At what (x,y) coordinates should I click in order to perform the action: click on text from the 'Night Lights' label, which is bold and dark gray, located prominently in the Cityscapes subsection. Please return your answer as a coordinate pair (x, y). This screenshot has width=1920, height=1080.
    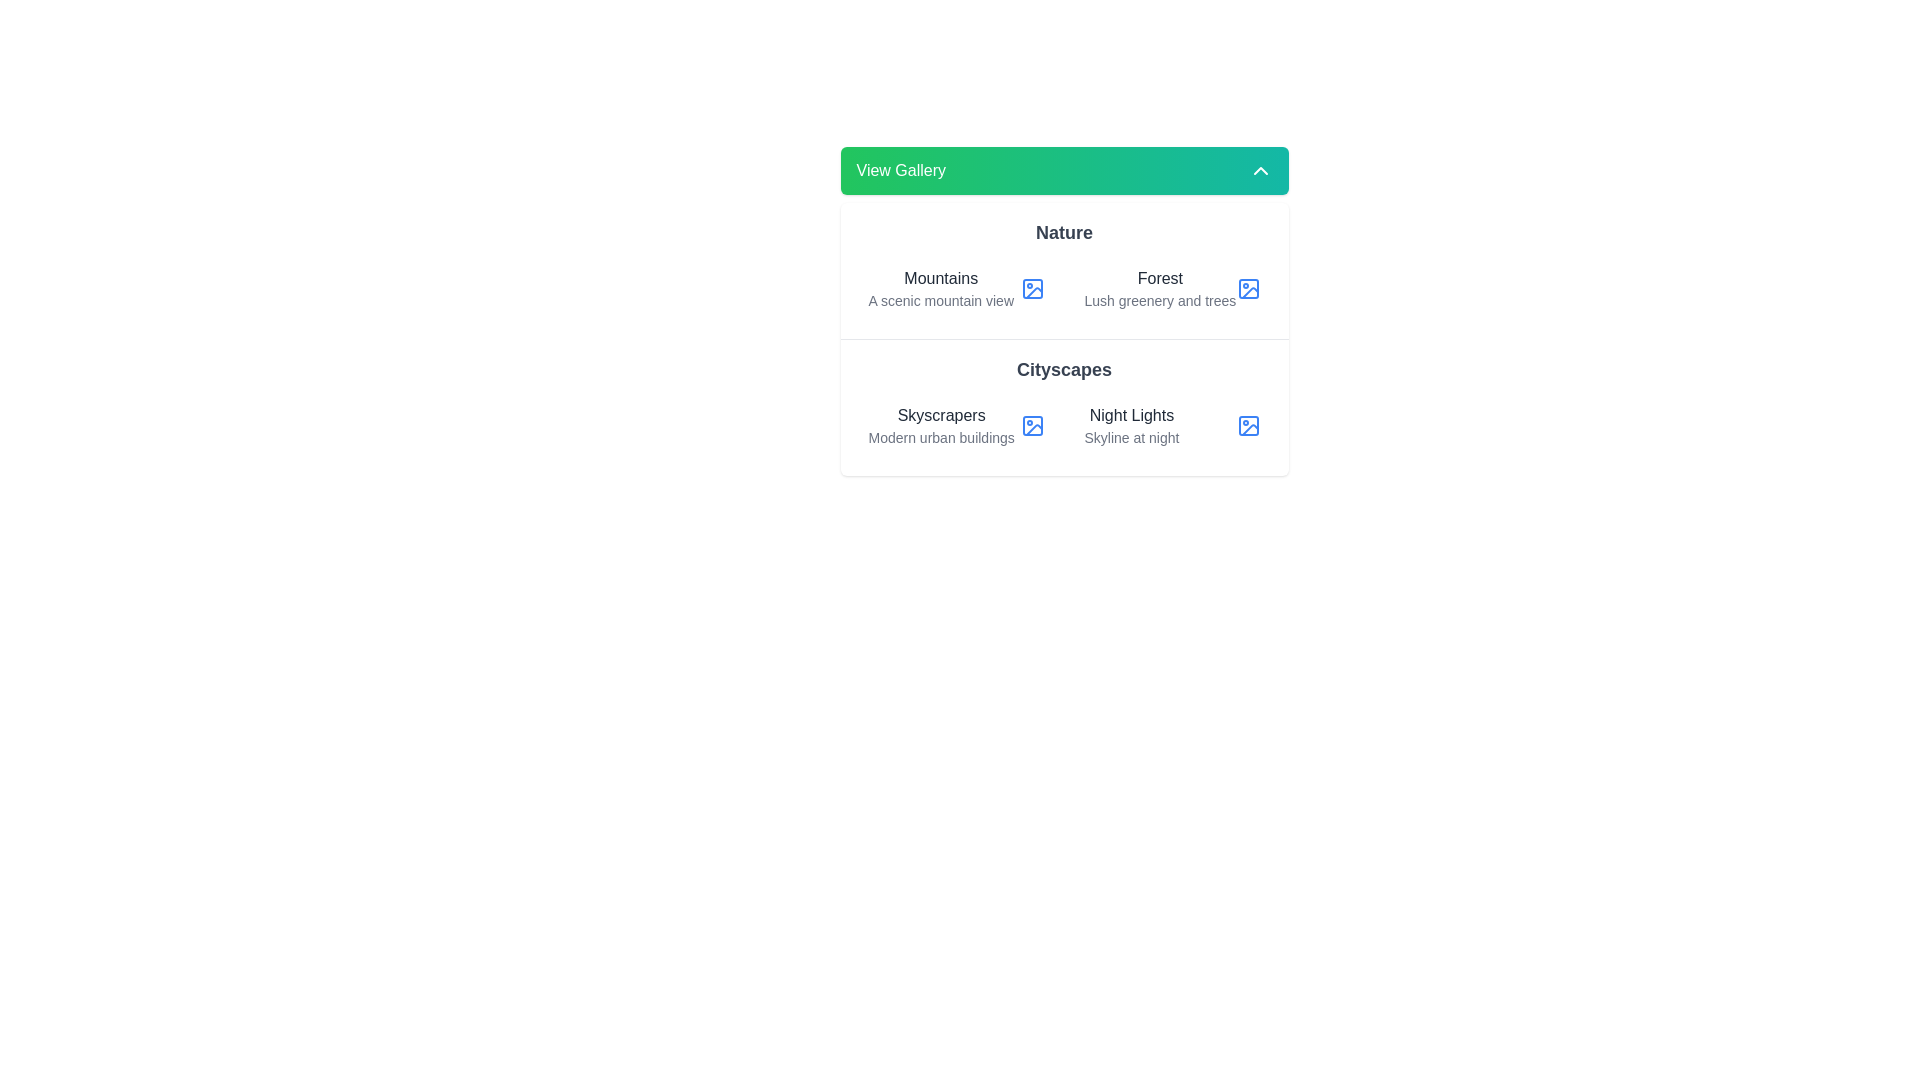
    Looking at the image, I should click on (1132, 415).